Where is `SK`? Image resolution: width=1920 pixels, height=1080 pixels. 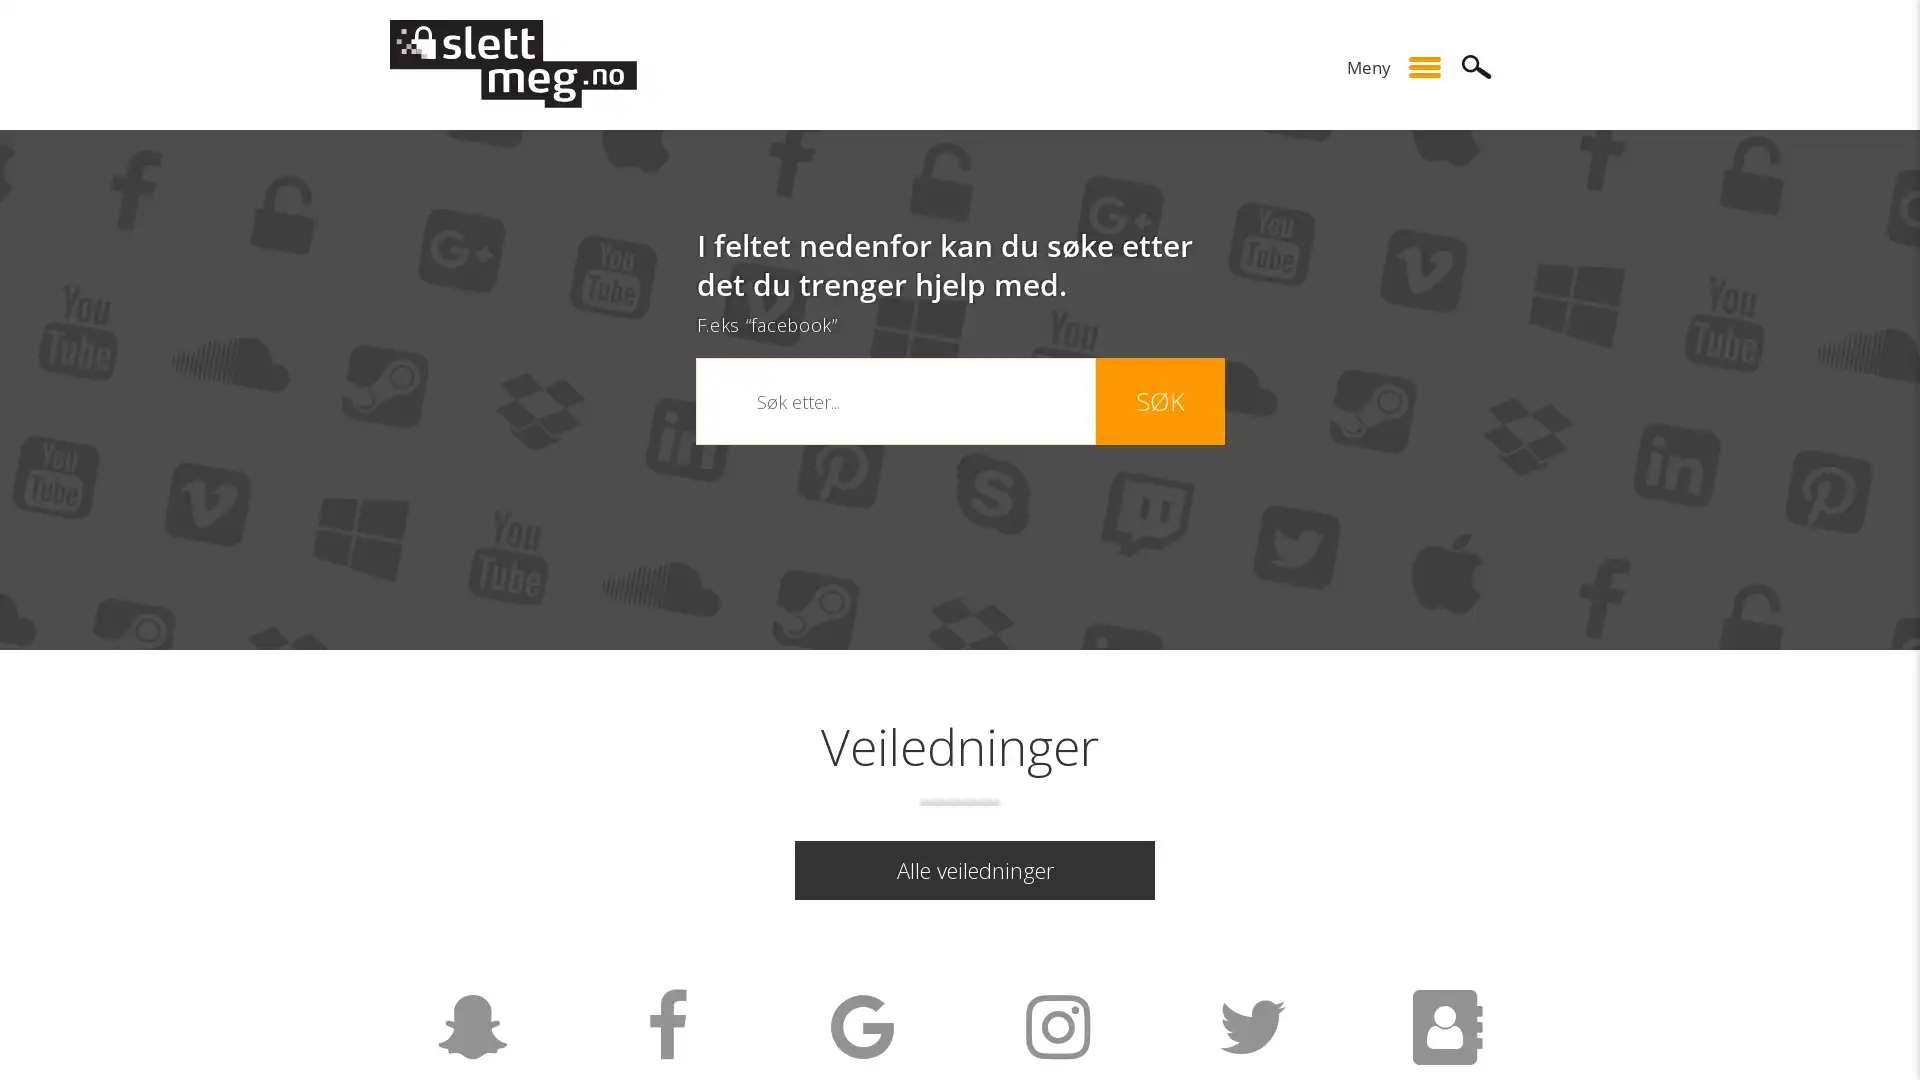 SK is located at coordinates (1159, 401).